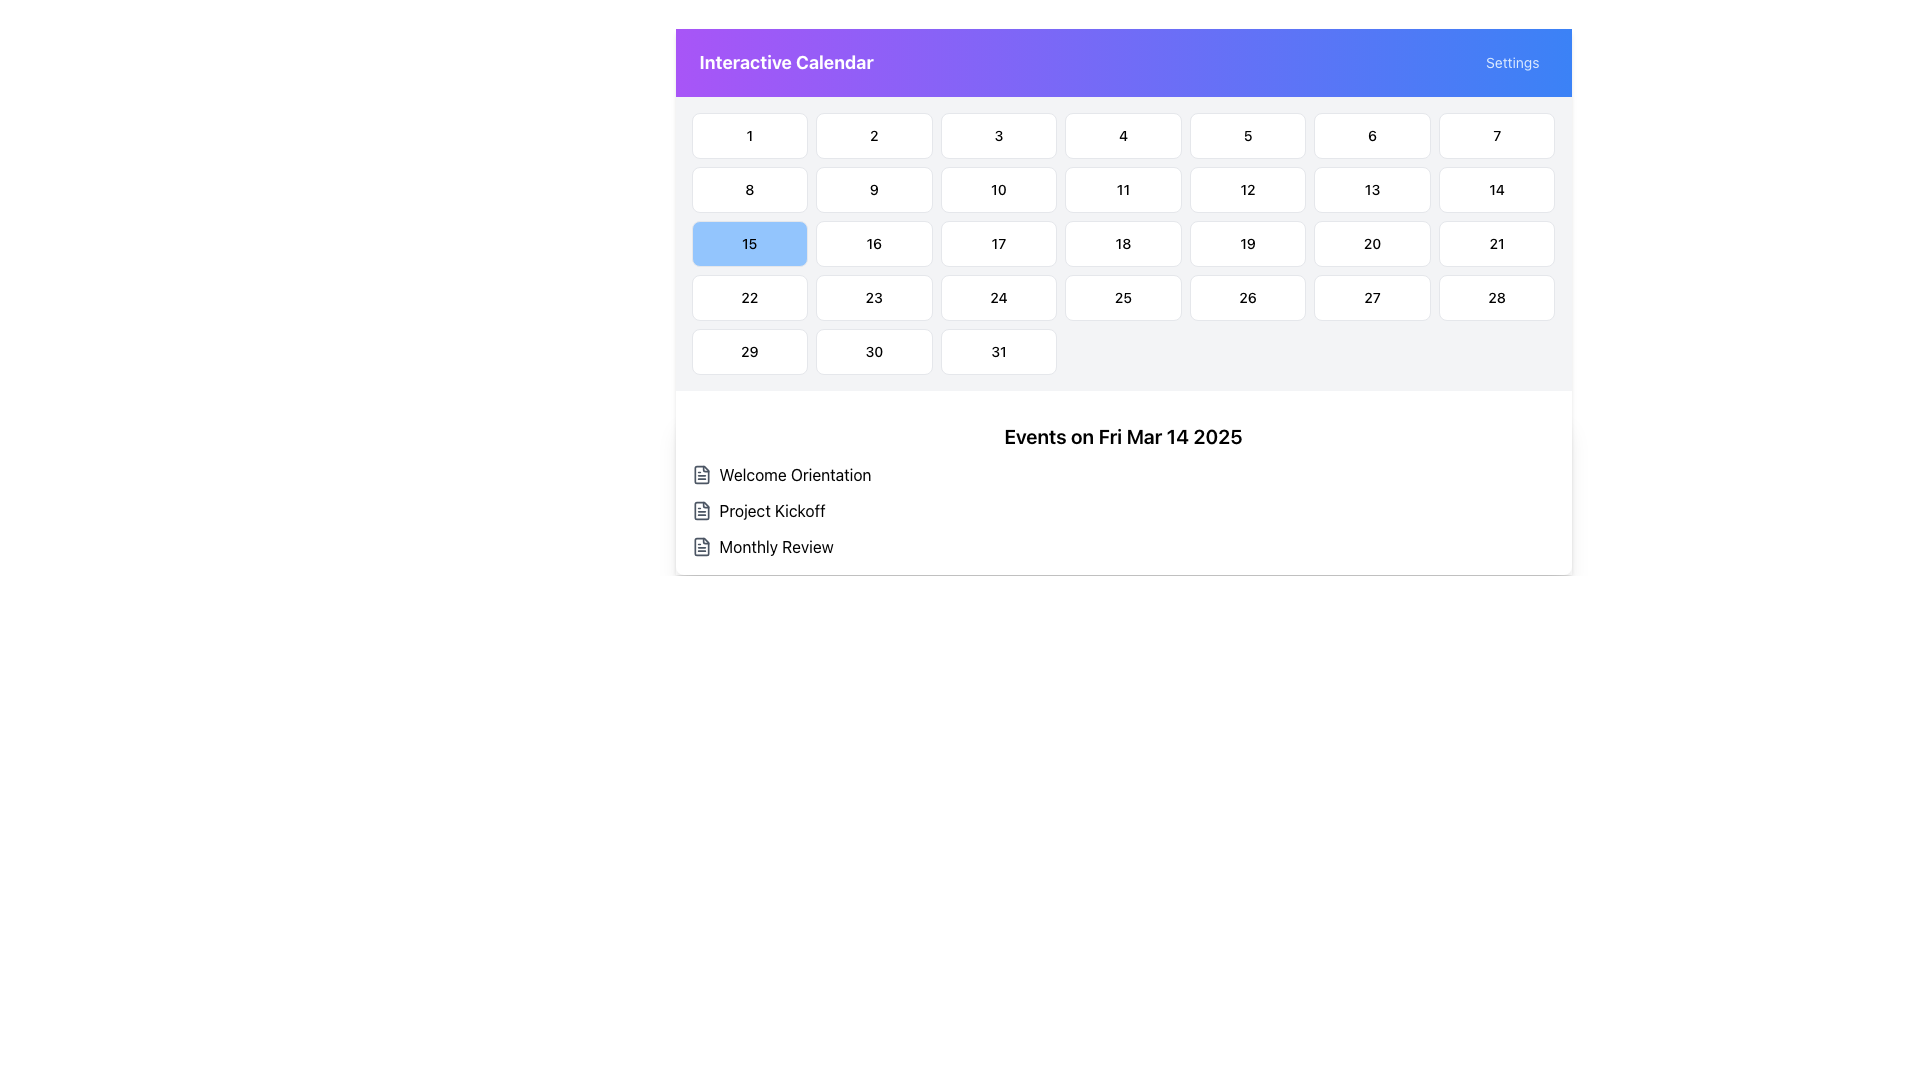 The height and width of the screenshot is (1080, 1920). Describe the element at coordinates (1497, 135) in the screenshot. I see `the calendar date cell displaying the number '7'` at that location.